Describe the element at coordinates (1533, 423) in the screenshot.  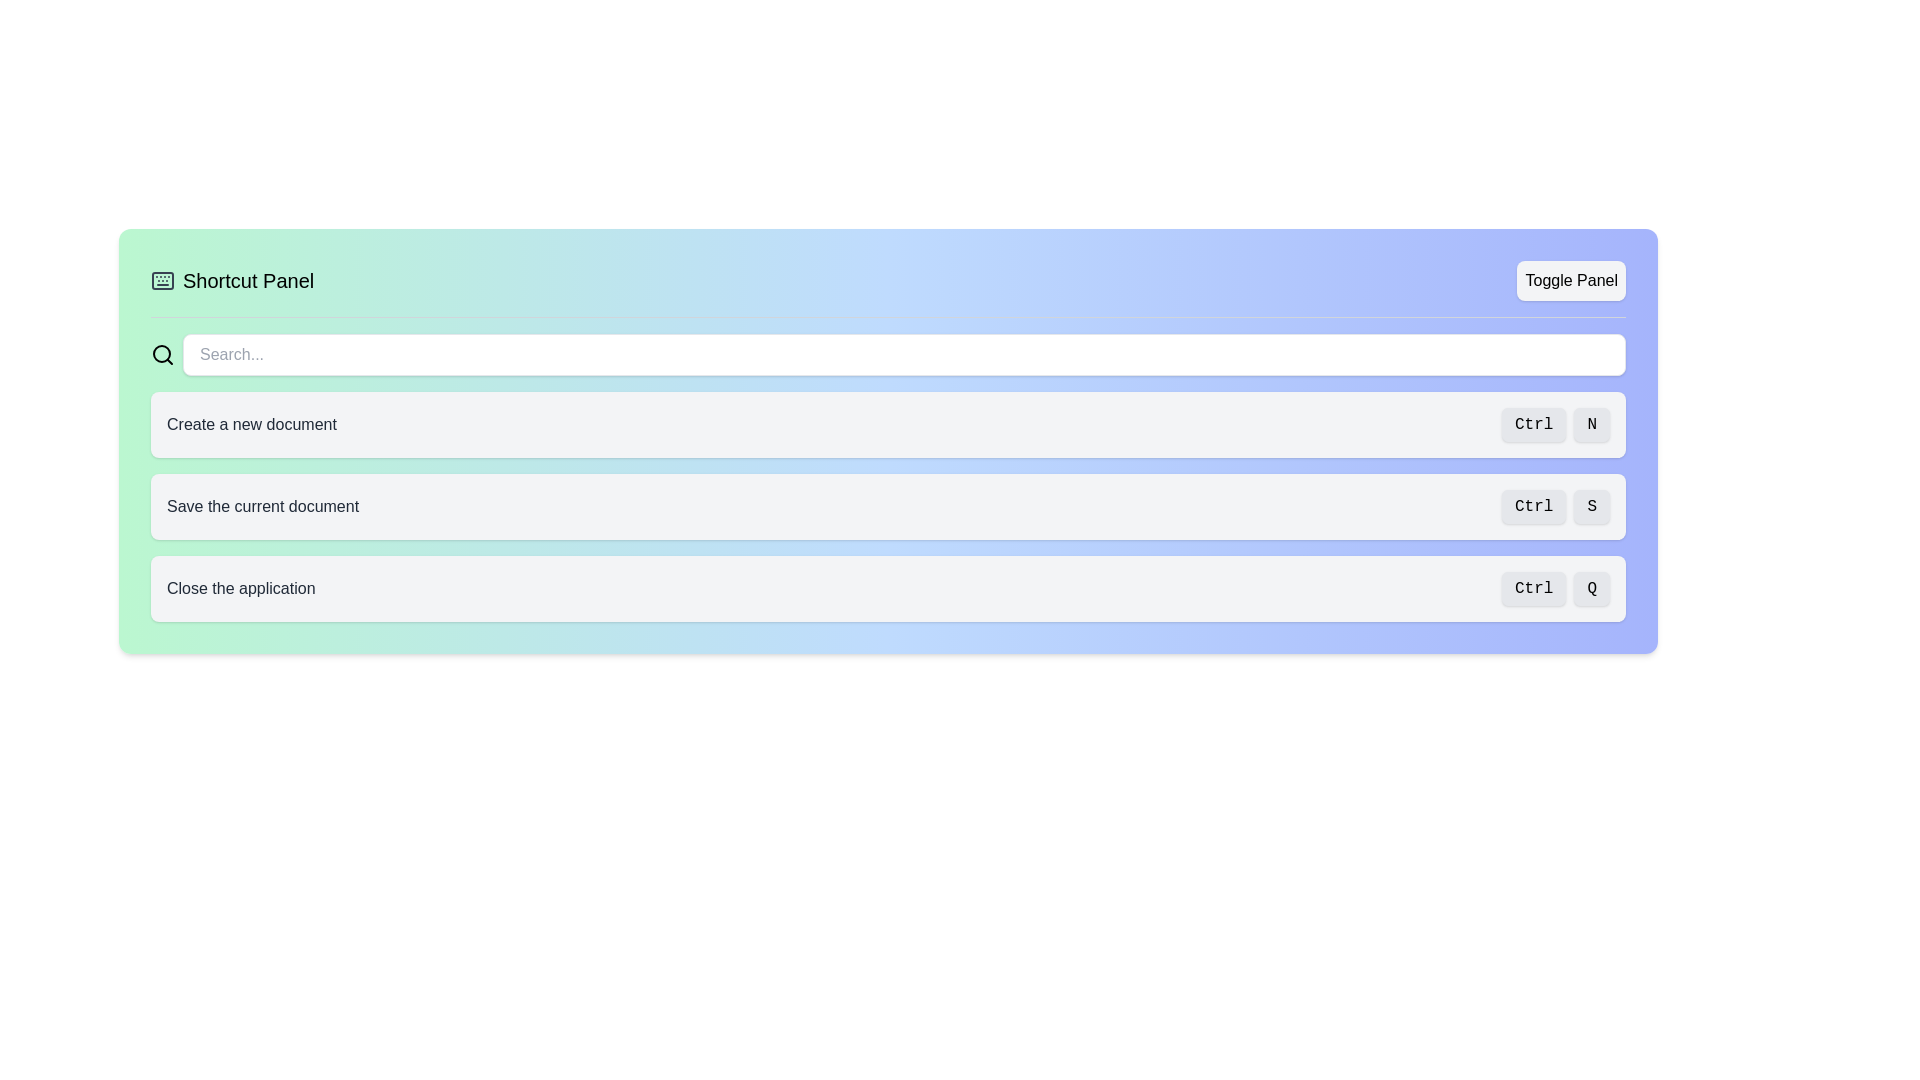
I see `the 'Ctrl' button styled as a static label, which is the left button in a pair of buttons, part of the shortcut entries for 'Create a new document'` at that location.